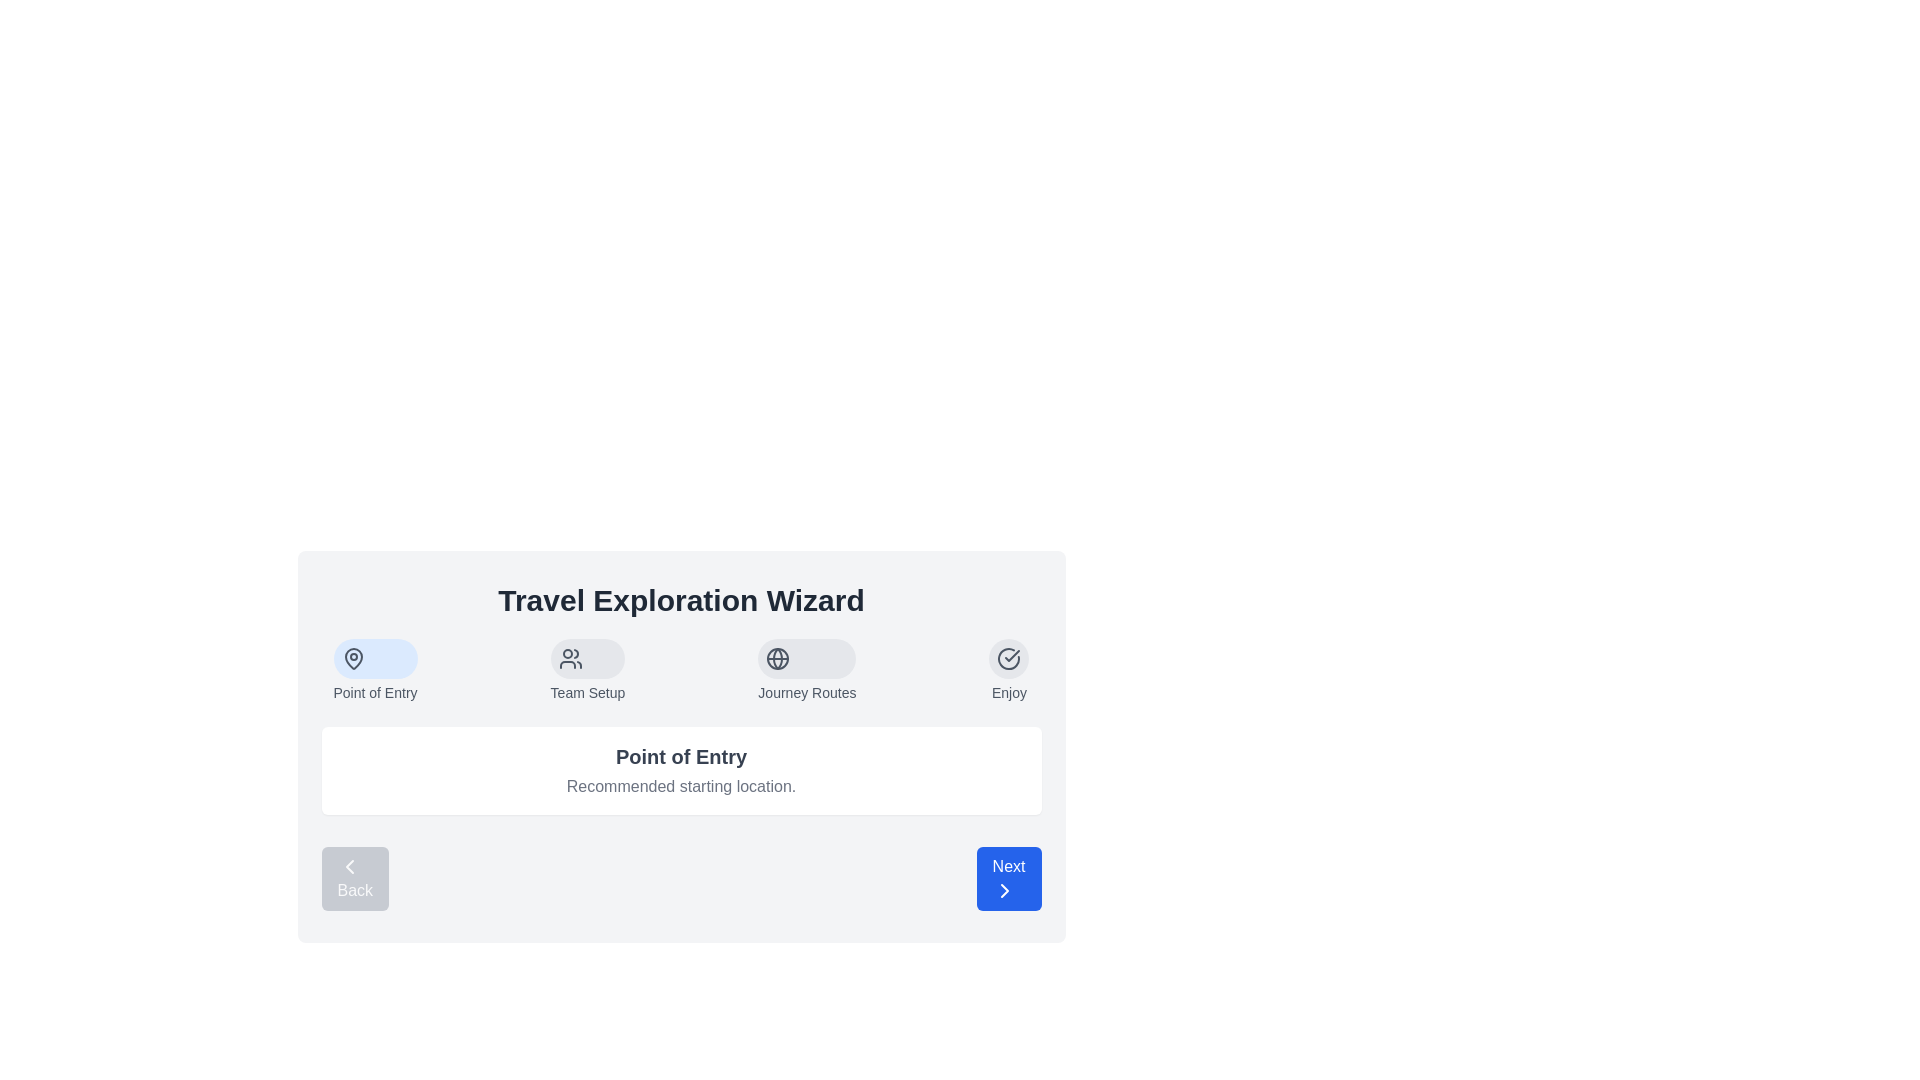  I want to click on the 'Enjoy' step icon in the far-right section of the navigation menu, which is the fourth item after 'Journey Routes', so click(1009, 671).